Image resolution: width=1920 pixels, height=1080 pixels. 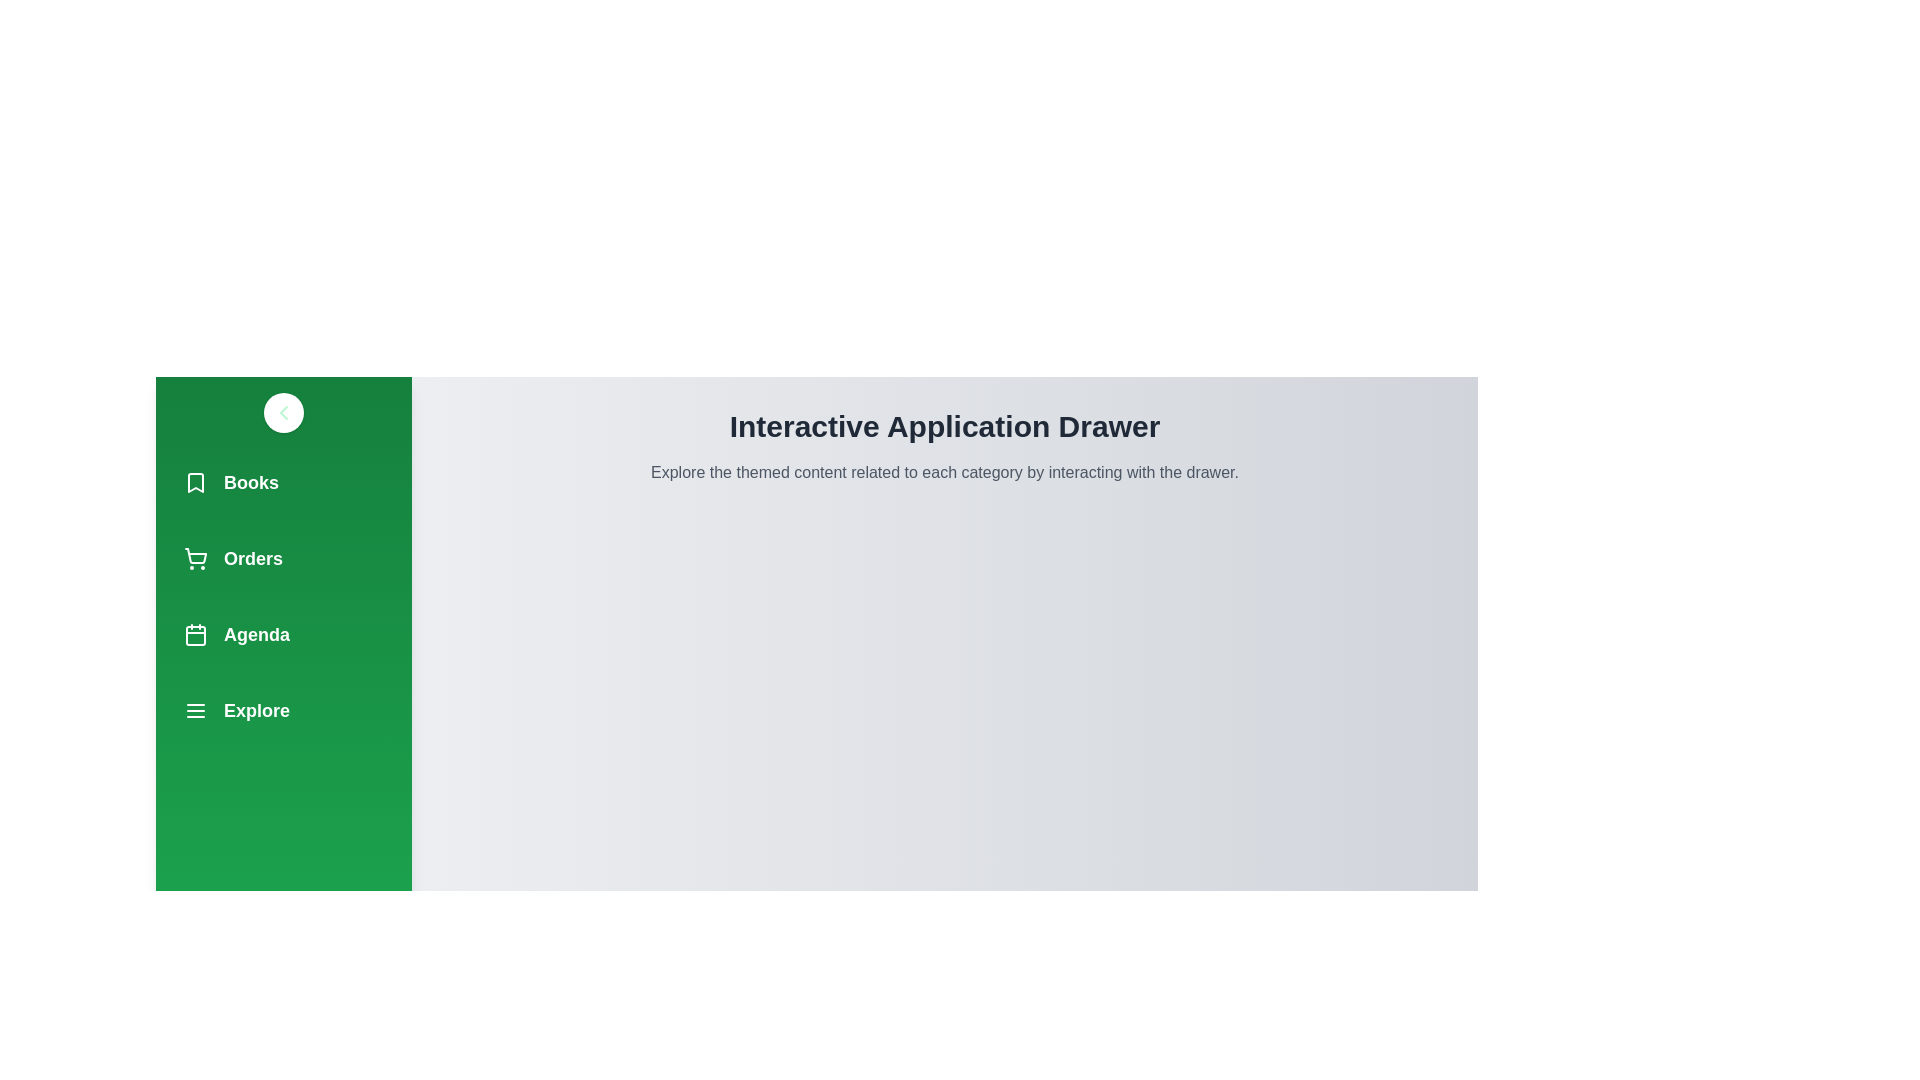 What do you see at coordinates (282, 635) in the screenshot?
I see `the navigation item Agenda to observe its hover effect` at bounding box center [282, 635].